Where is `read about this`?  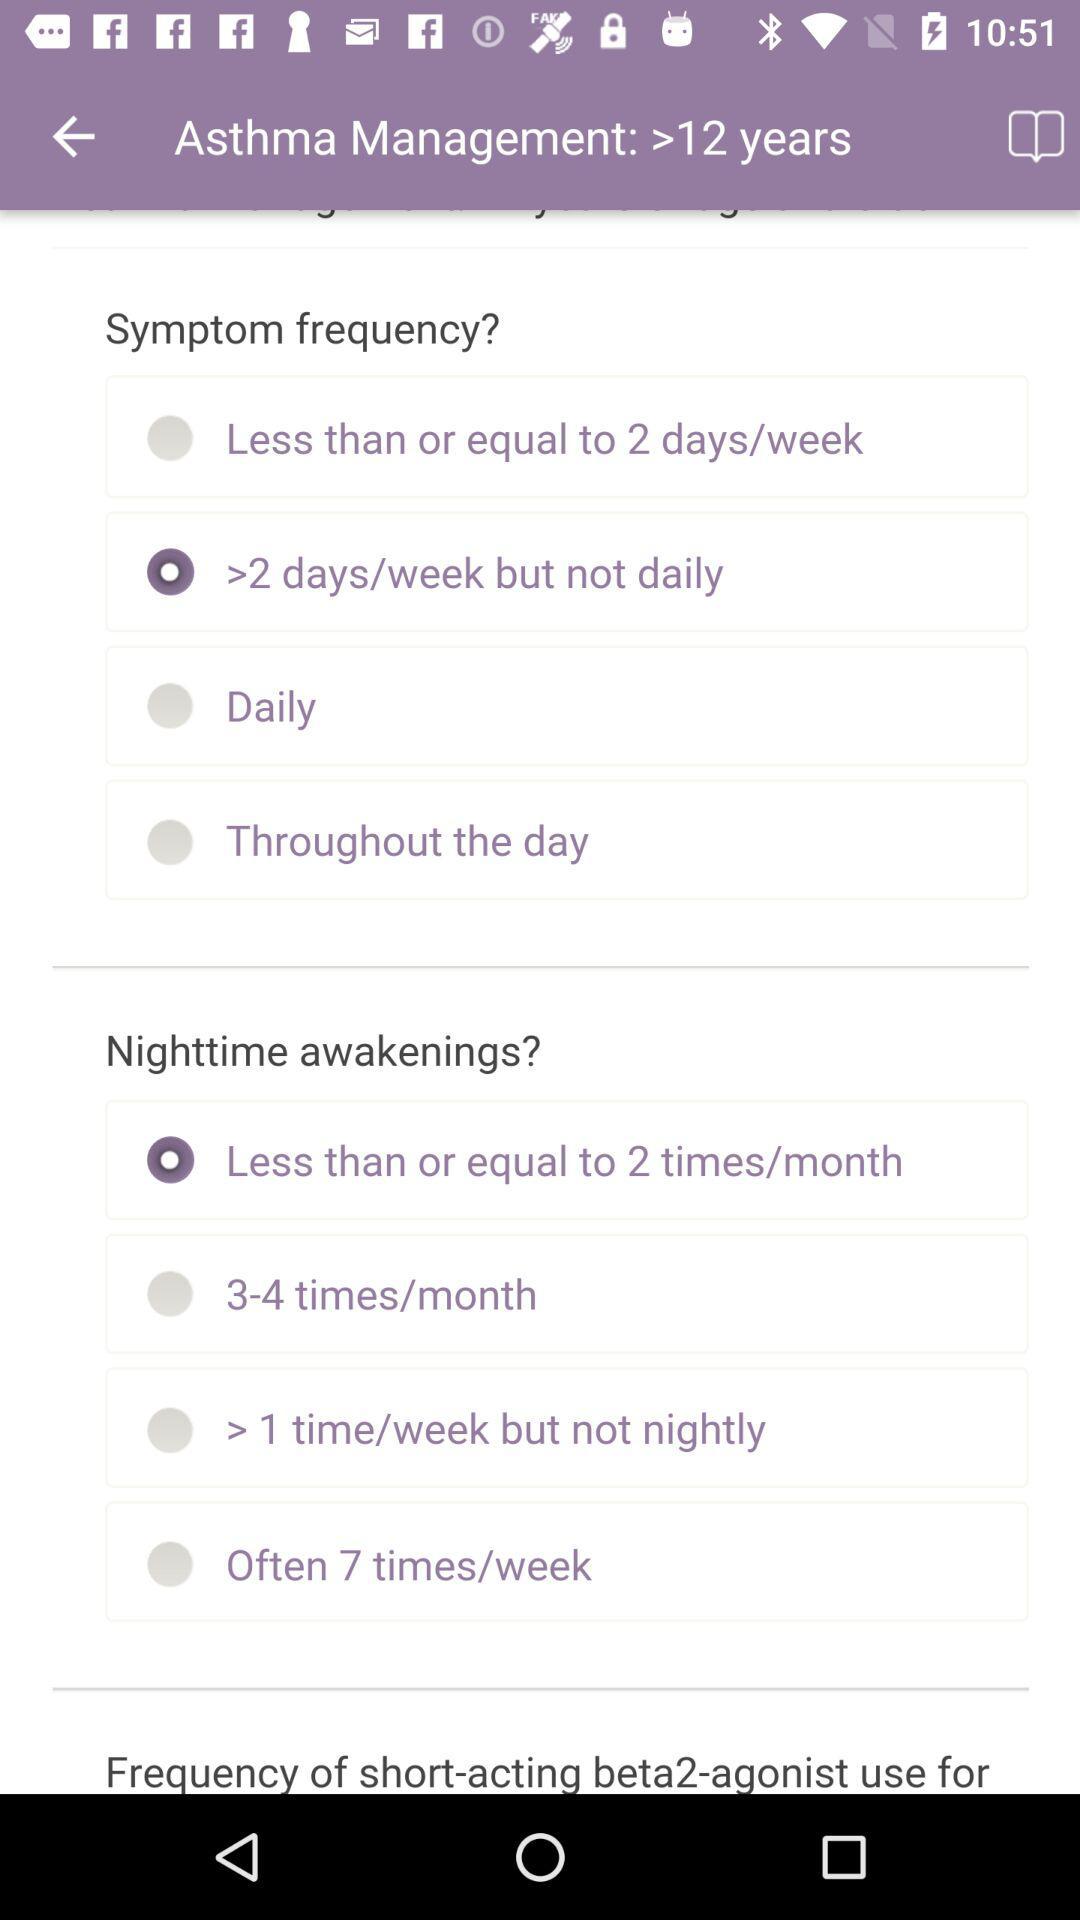 read about this is located at coordinates (1034, 135).